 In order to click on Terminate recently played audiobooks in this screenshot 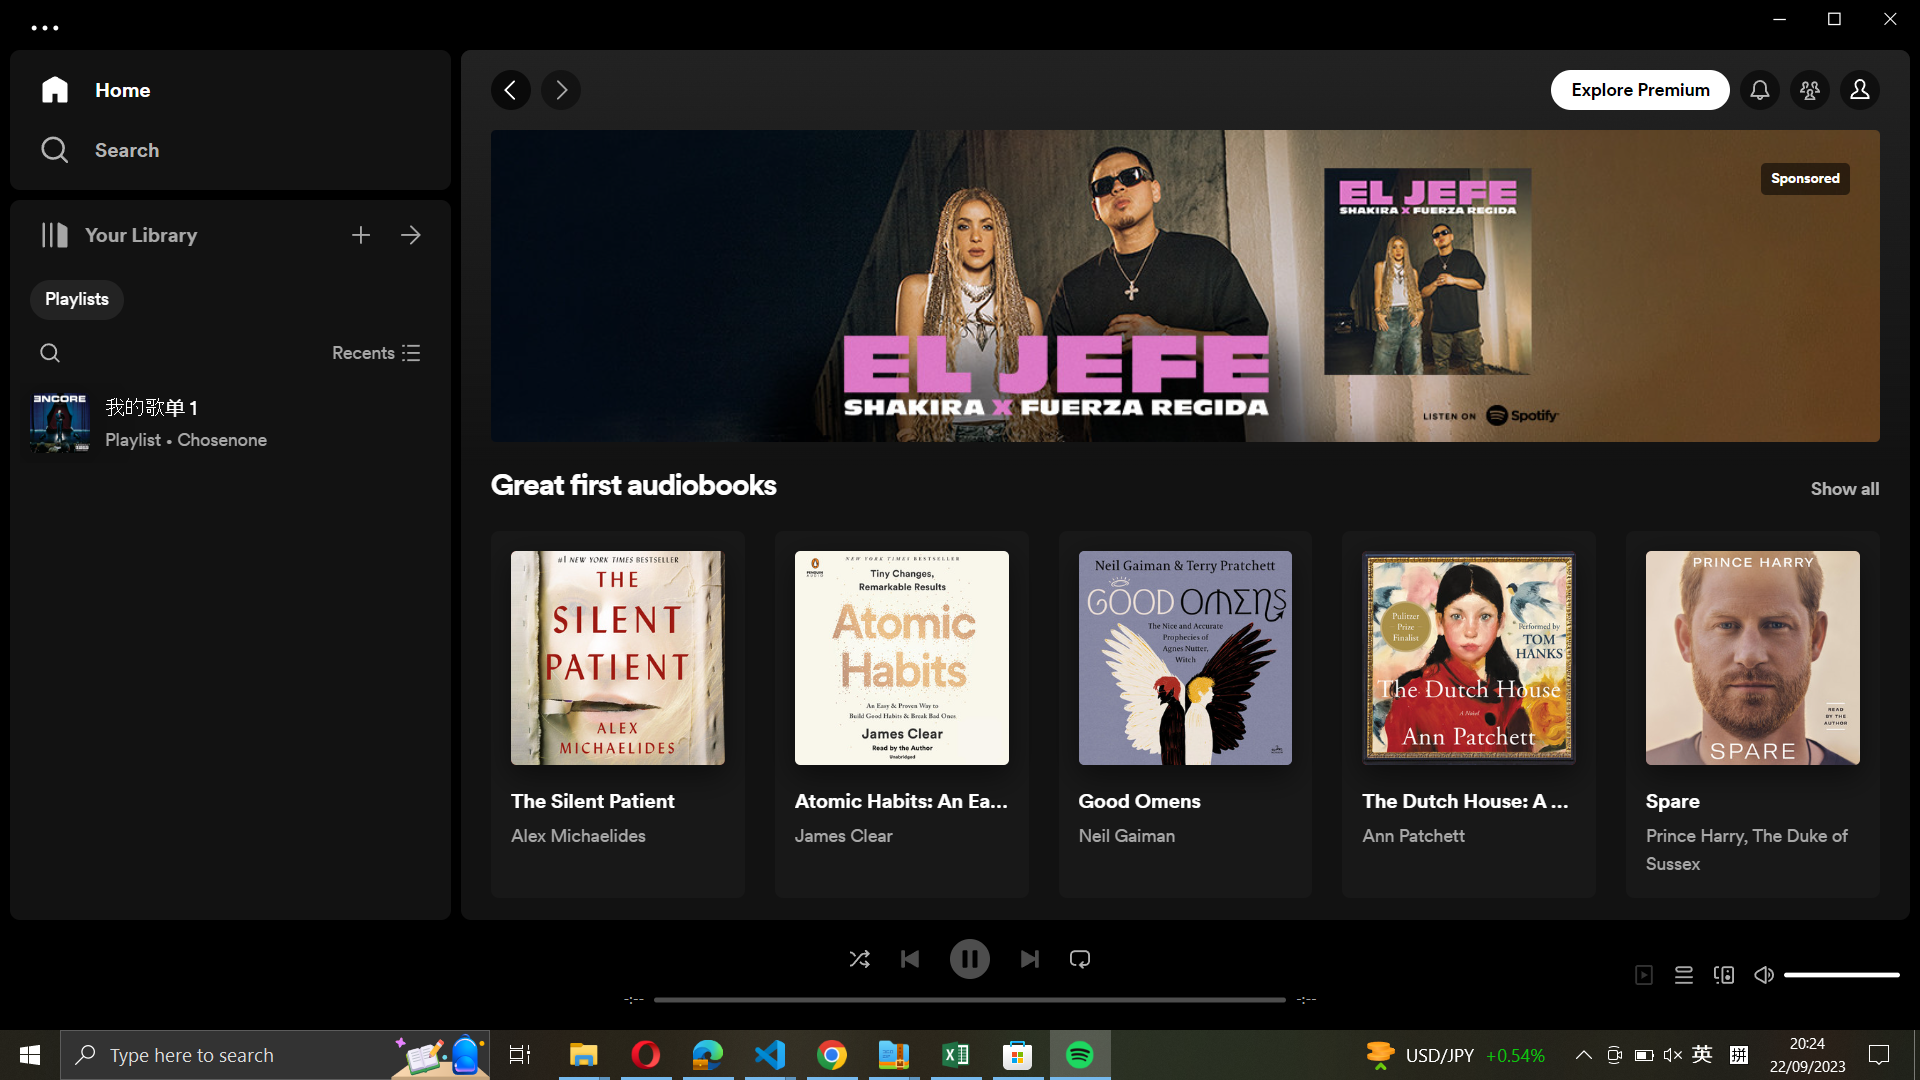, I will do `click(376, 350)`.